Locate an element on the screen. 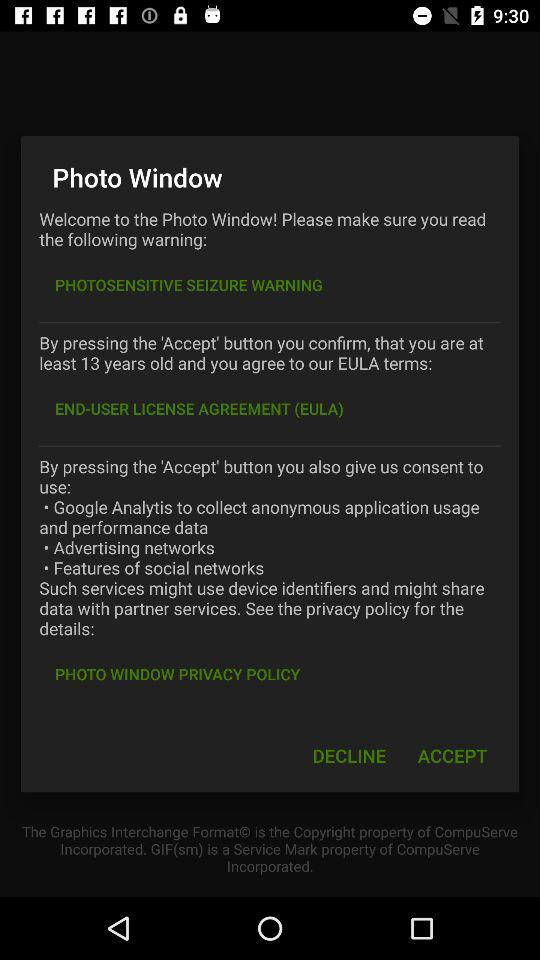 The height and width of the screenshot is (960, 540). the item below the by pressing the is located at coordinates (199, 407).